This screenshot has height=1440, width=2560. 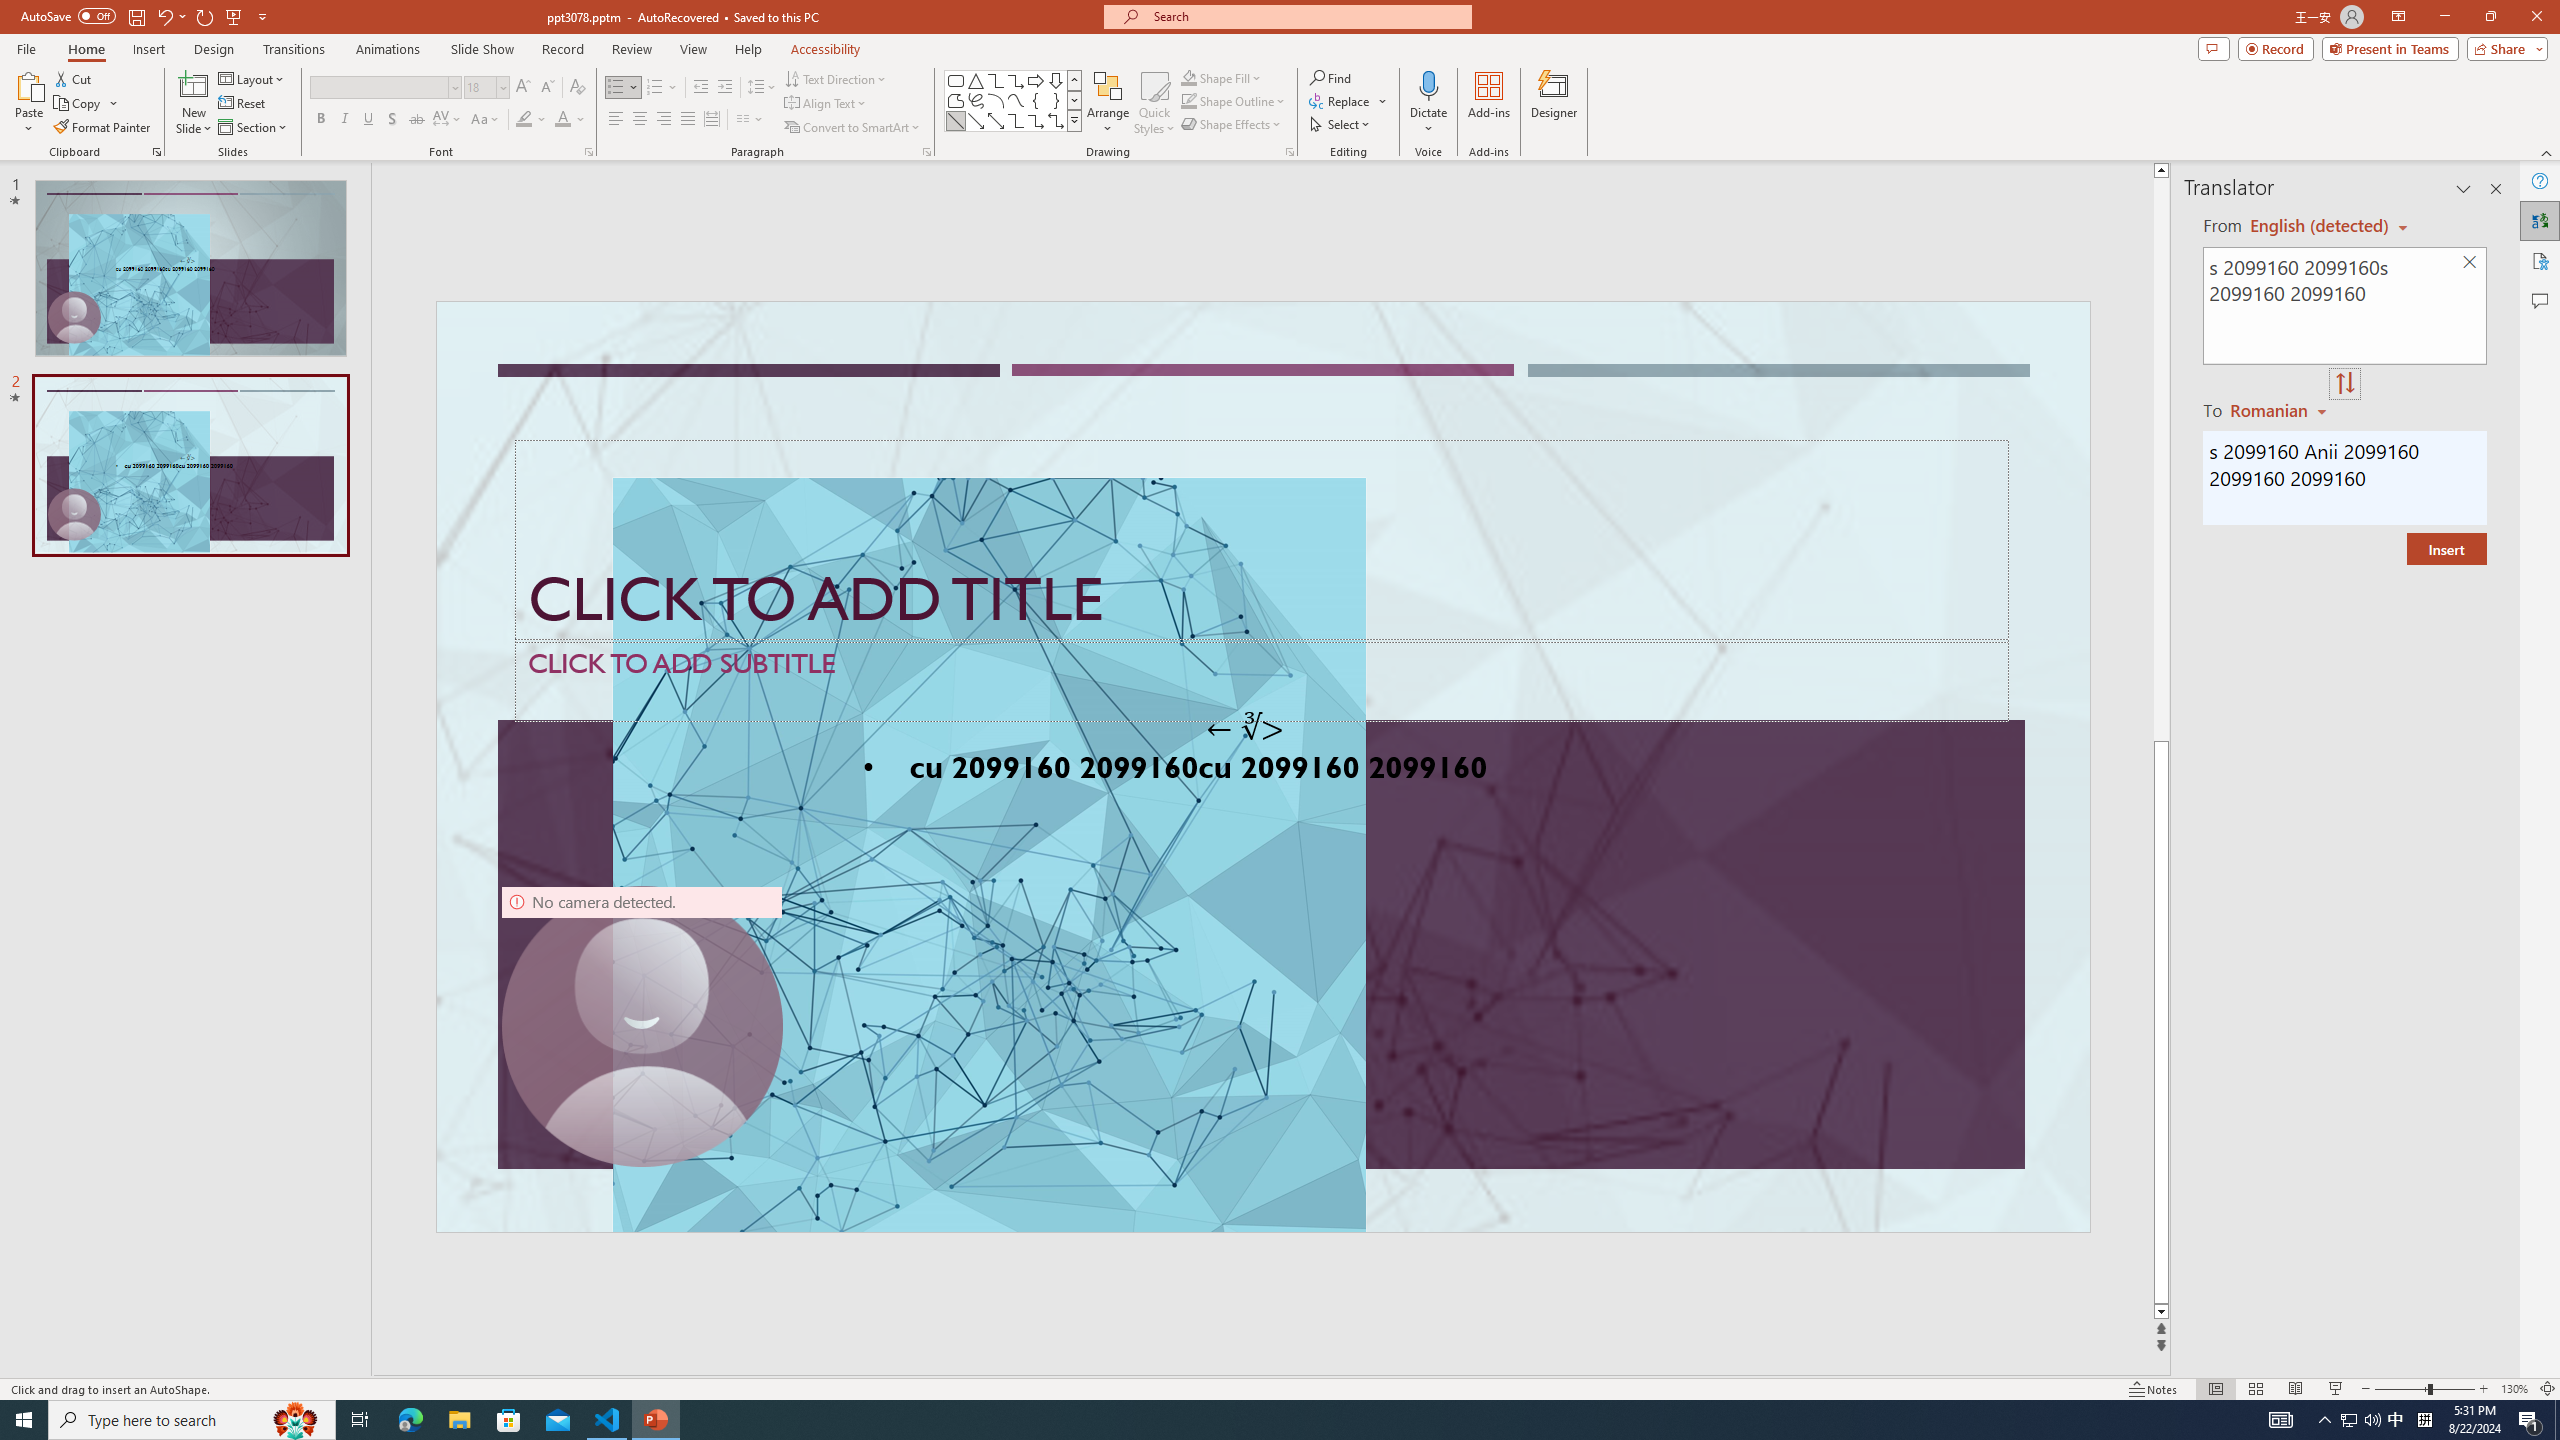 I want to click on 'Line Arrow: Double', so click(x=994, y=119).